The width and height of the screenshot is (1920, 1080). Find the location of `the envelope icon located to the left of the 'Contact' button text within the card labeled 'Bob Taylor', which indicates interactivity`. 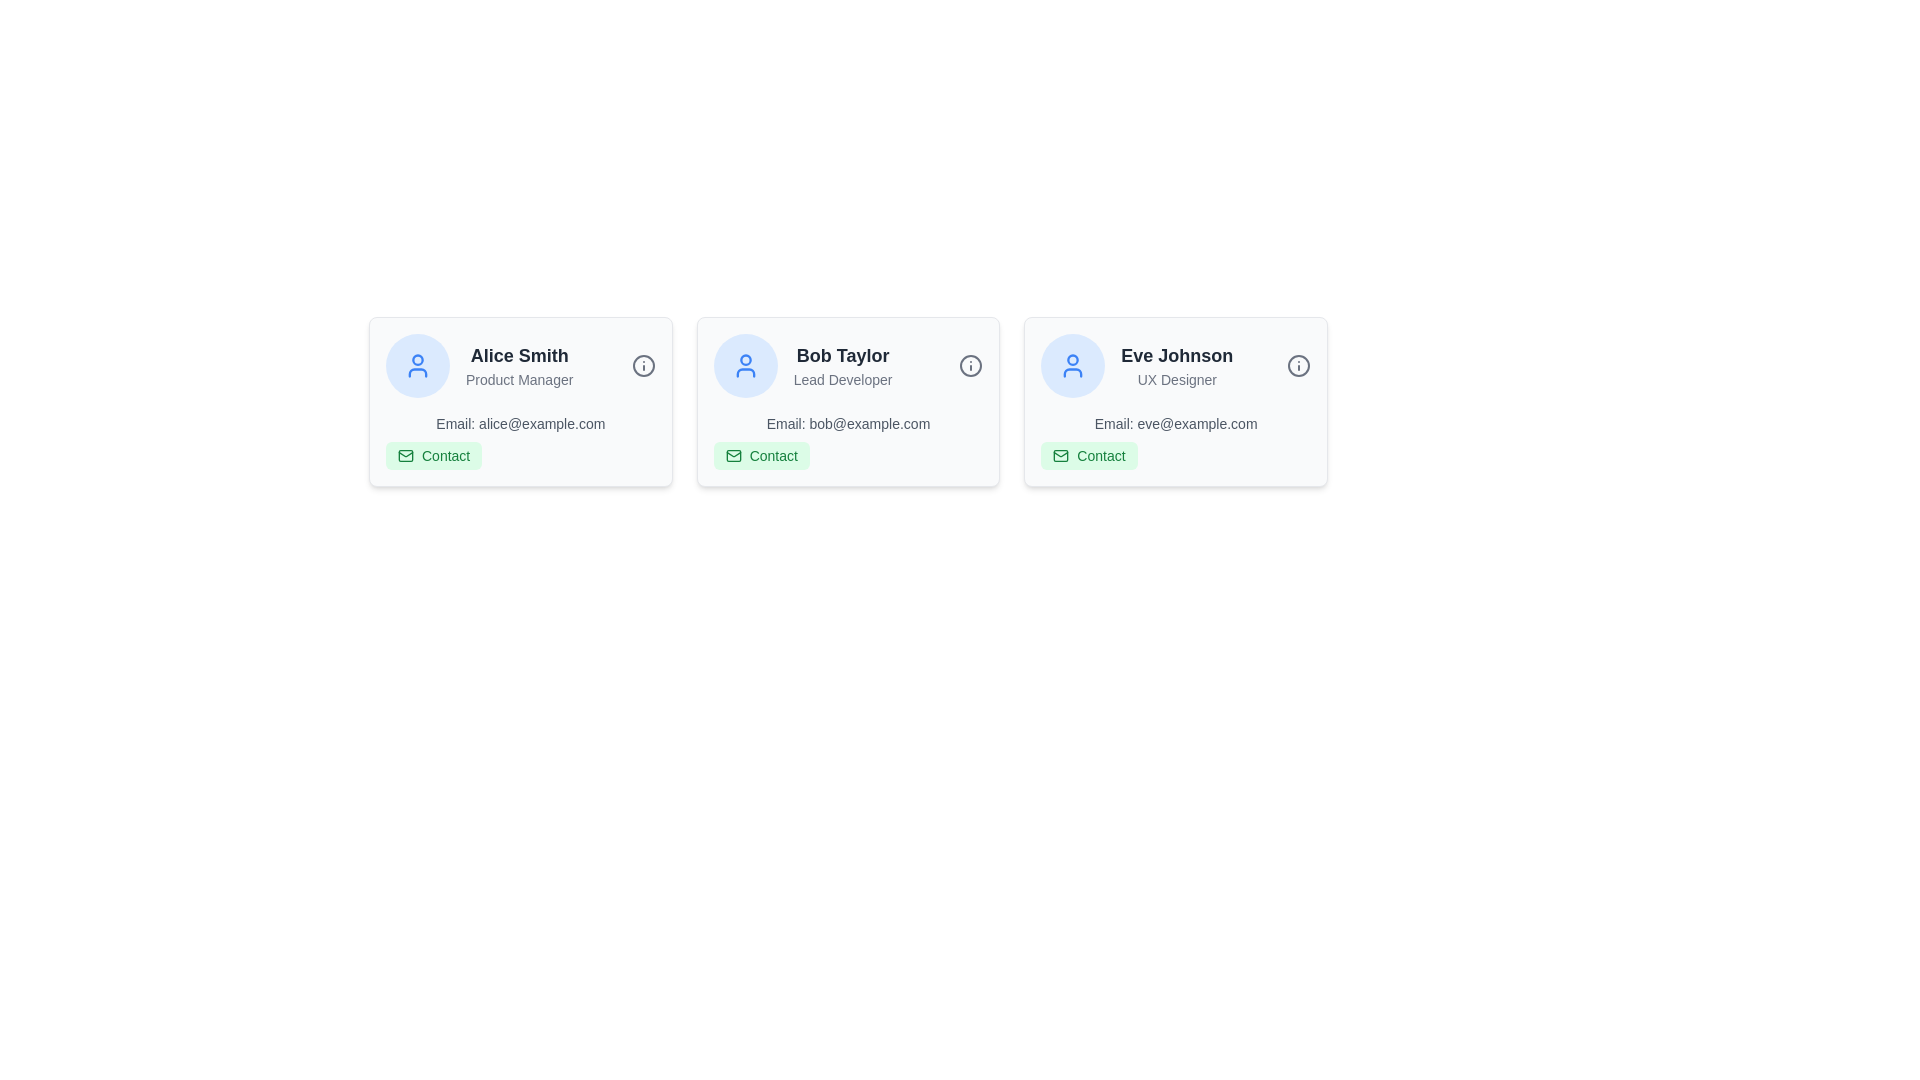

the envelope icon located to the left of the 'Contact' button text within the card labeled 'Bob Taylor', which indicates interactivity is located at coordinates (732, 455).